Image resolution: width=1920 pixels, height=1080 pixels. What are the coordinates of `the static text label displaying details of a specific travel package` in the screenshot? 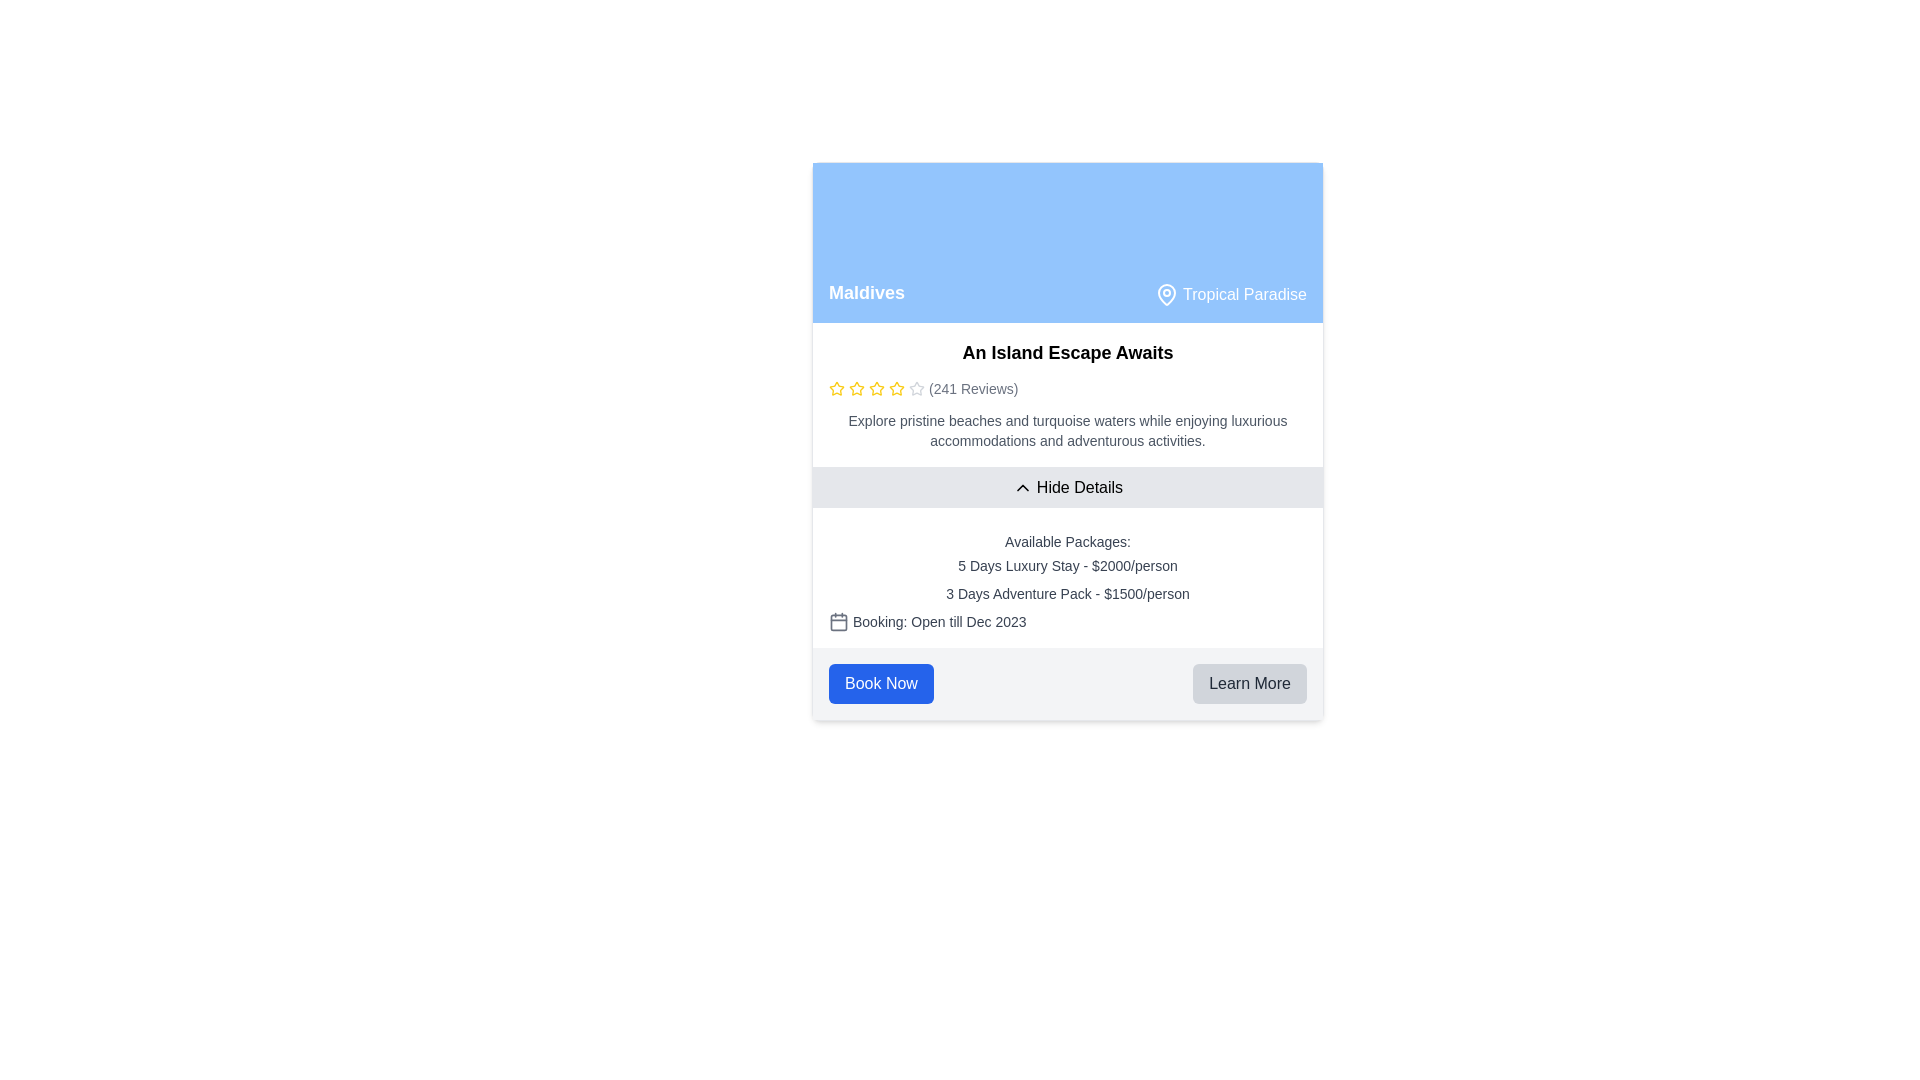 It's located at (1067, 566).